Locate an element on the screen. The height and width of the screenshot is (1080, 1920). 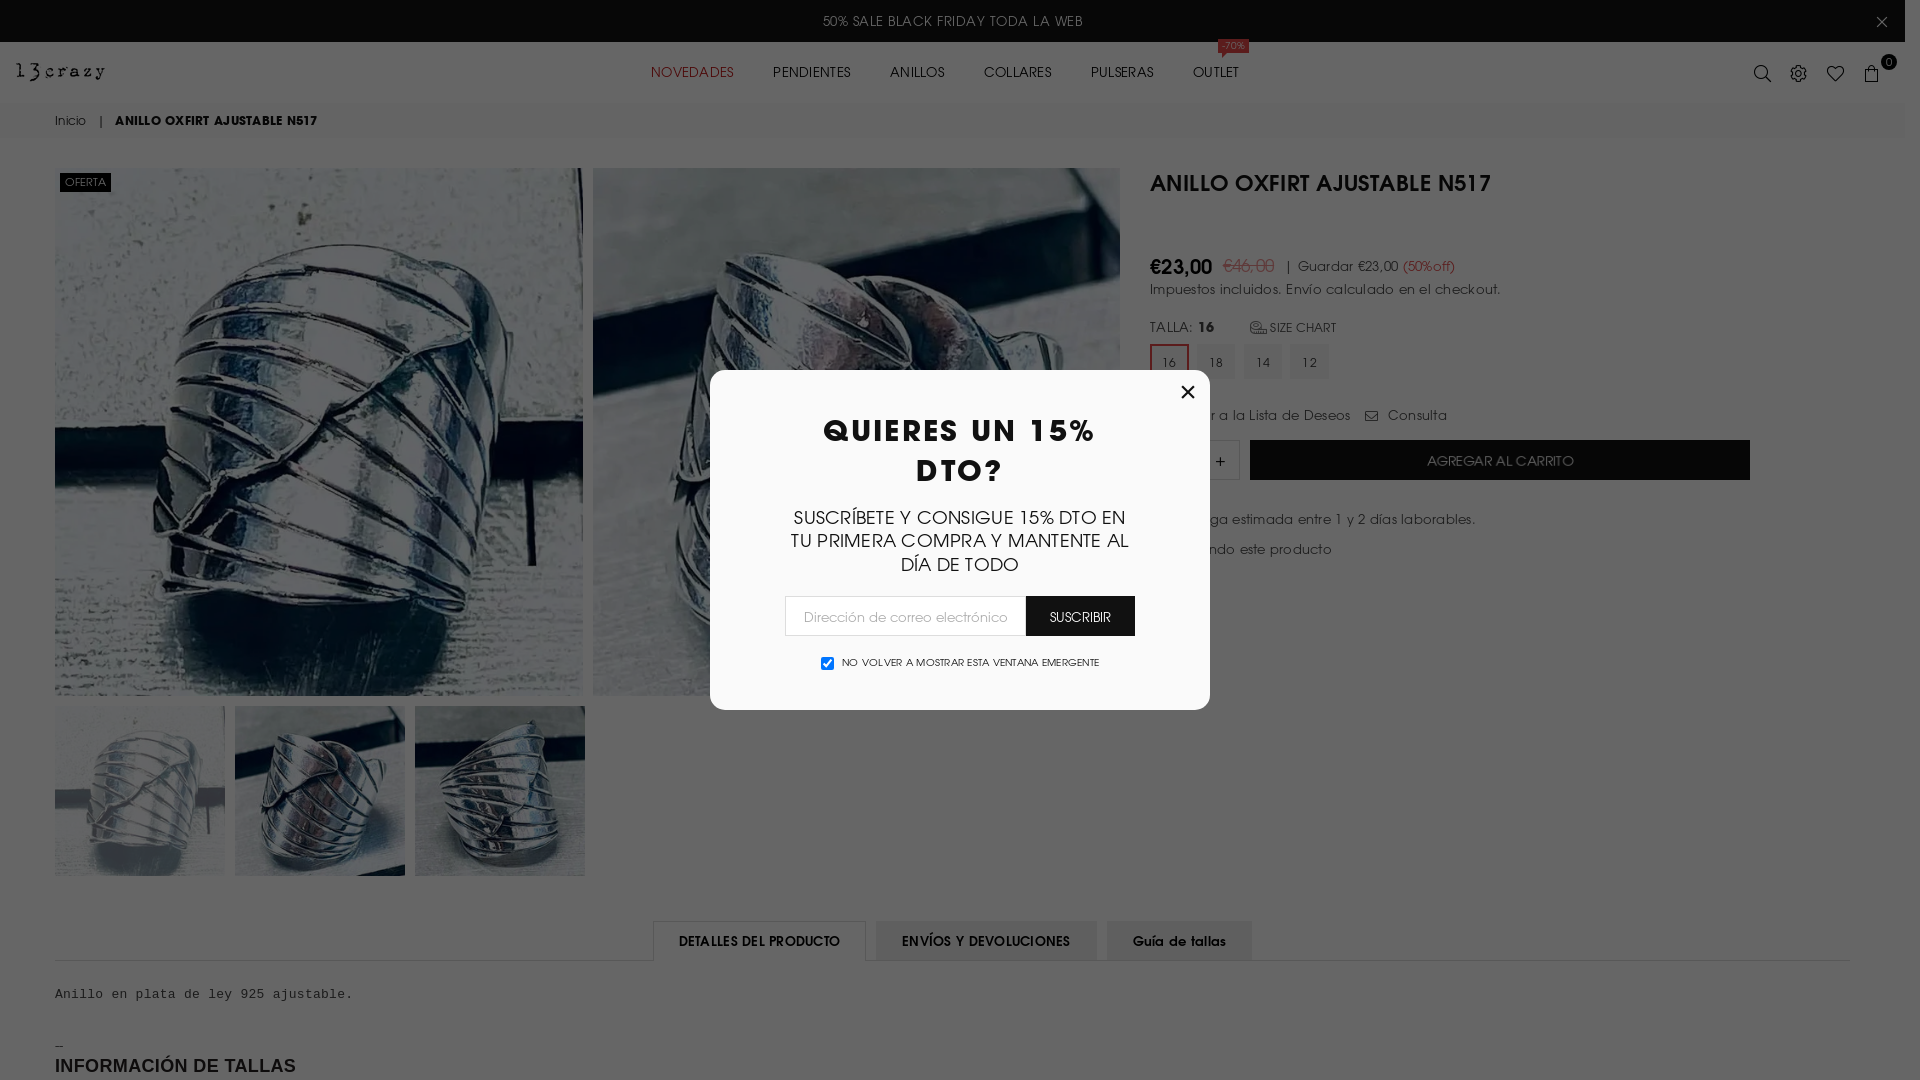
'COLLARES' is located at coordinates (1017, 71).